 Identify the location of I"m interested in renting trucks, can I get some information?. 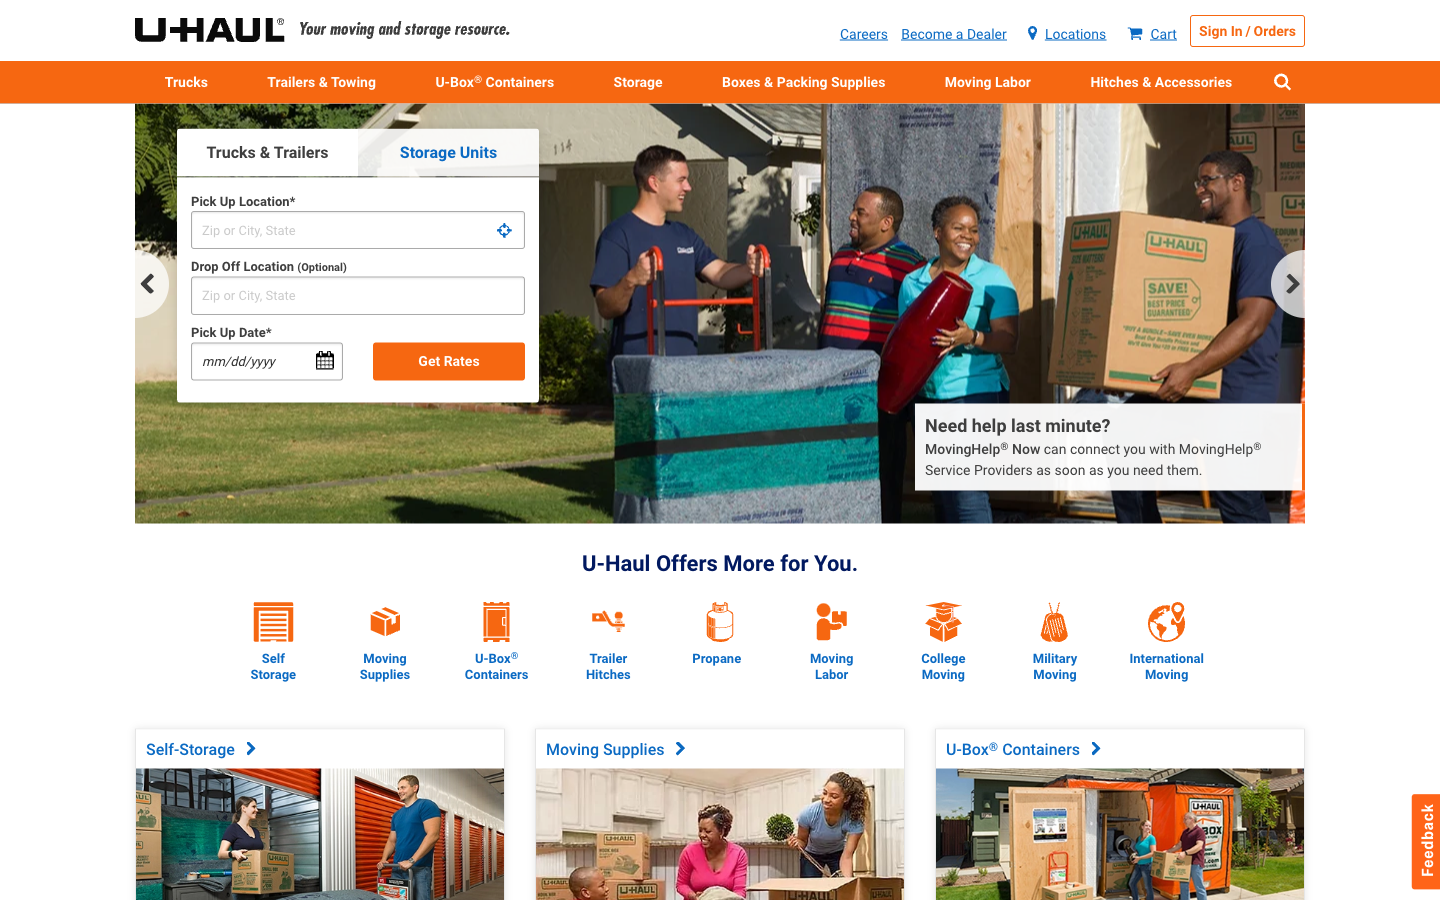
(186, 80).